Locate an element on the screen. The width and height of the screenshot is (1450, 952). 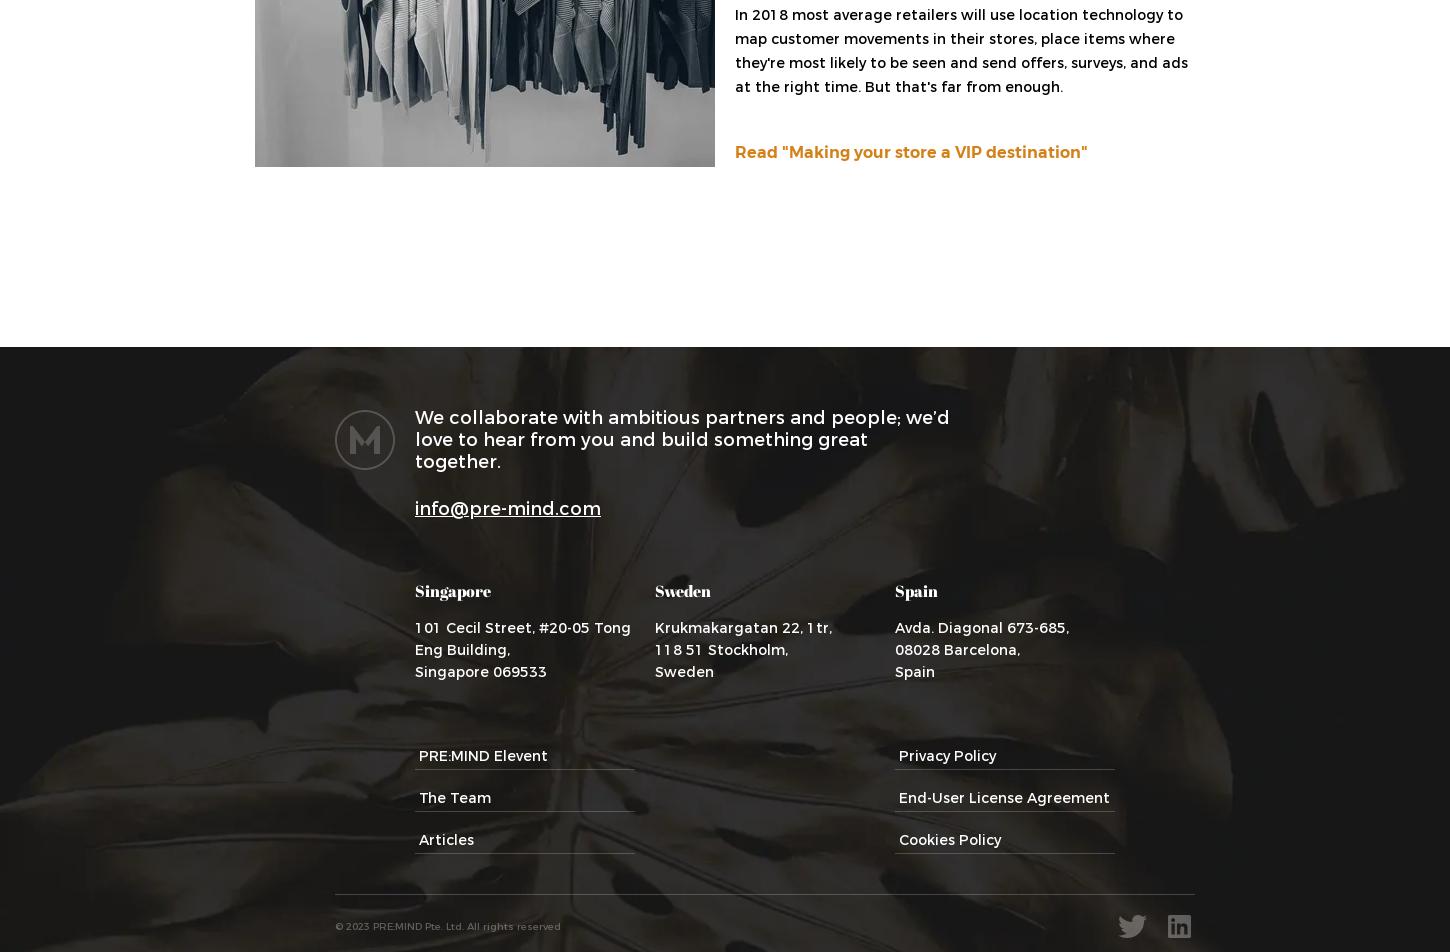
'info@pre-mind.com' is located at coordinates (507, 509).